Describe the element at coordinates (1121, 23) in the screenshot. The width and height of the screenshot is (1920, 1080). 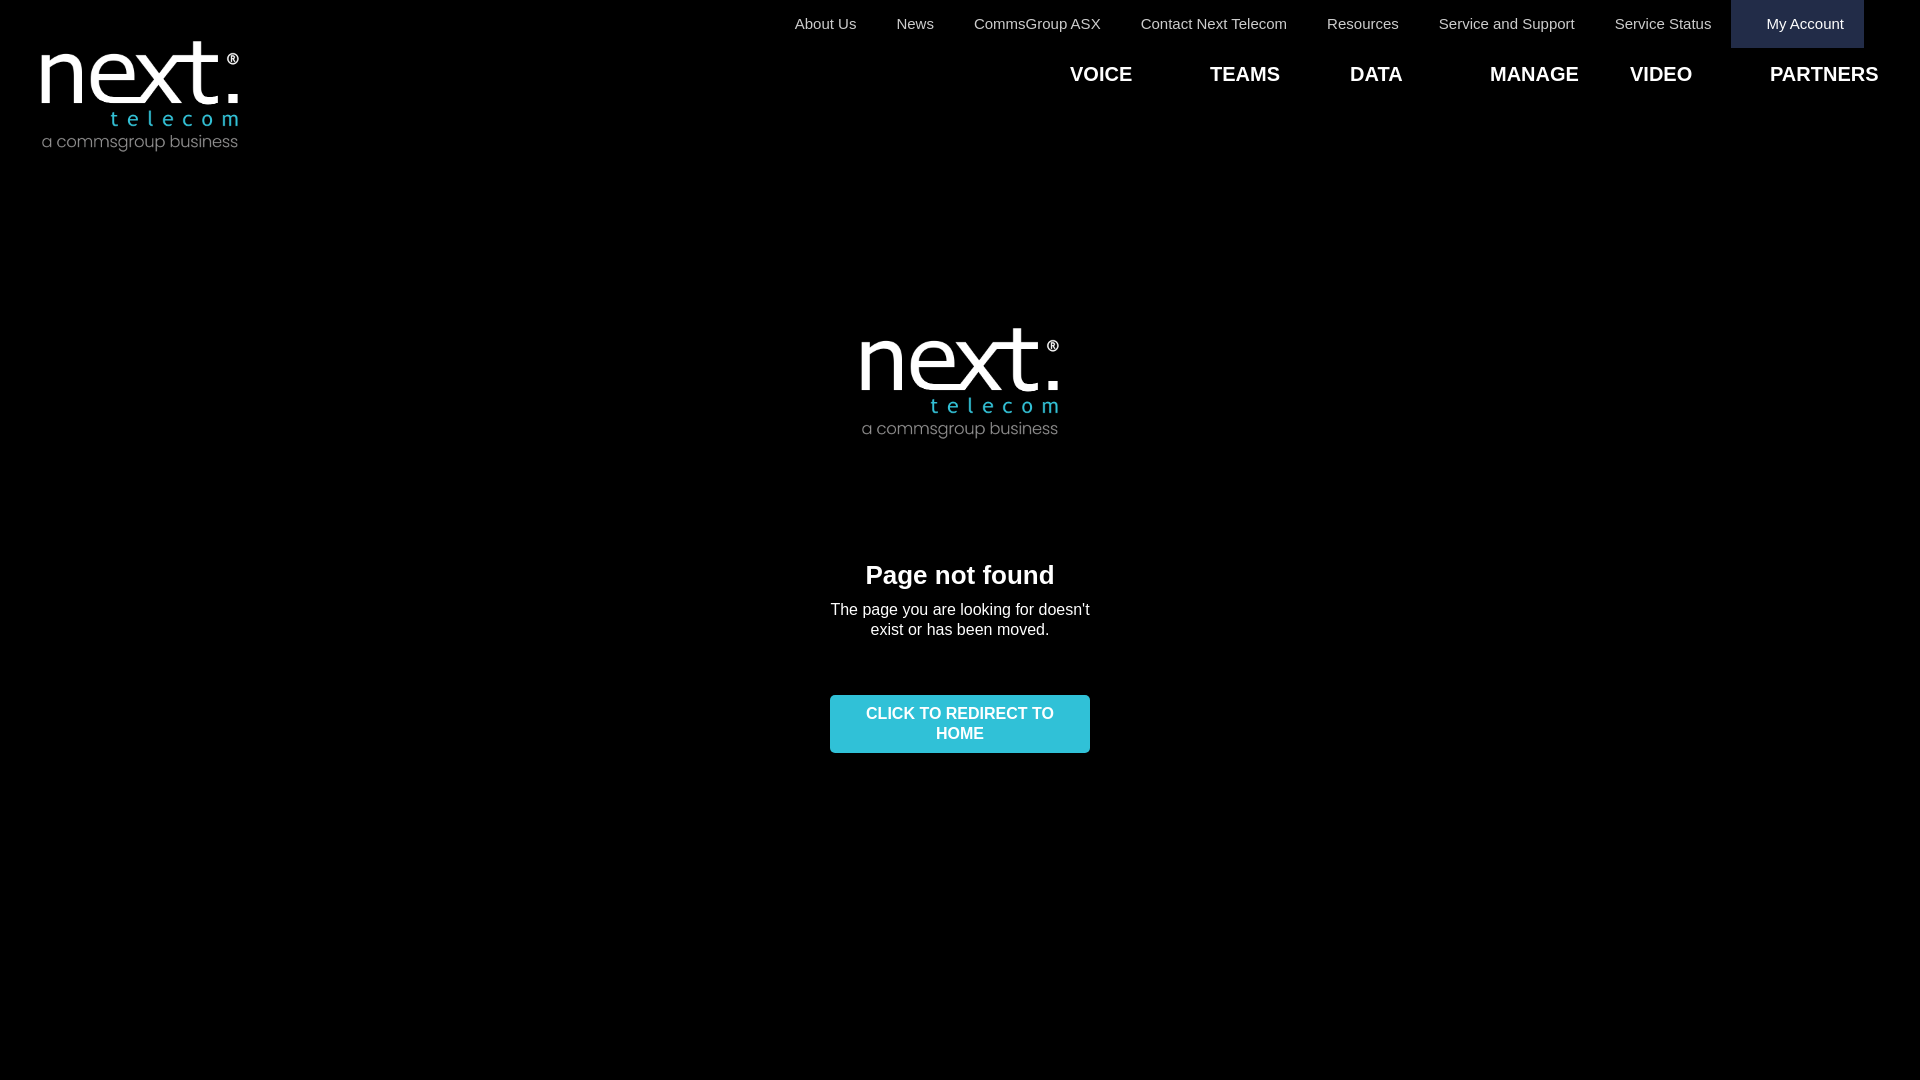
I see `'Contact Next Telecom'` at that location.